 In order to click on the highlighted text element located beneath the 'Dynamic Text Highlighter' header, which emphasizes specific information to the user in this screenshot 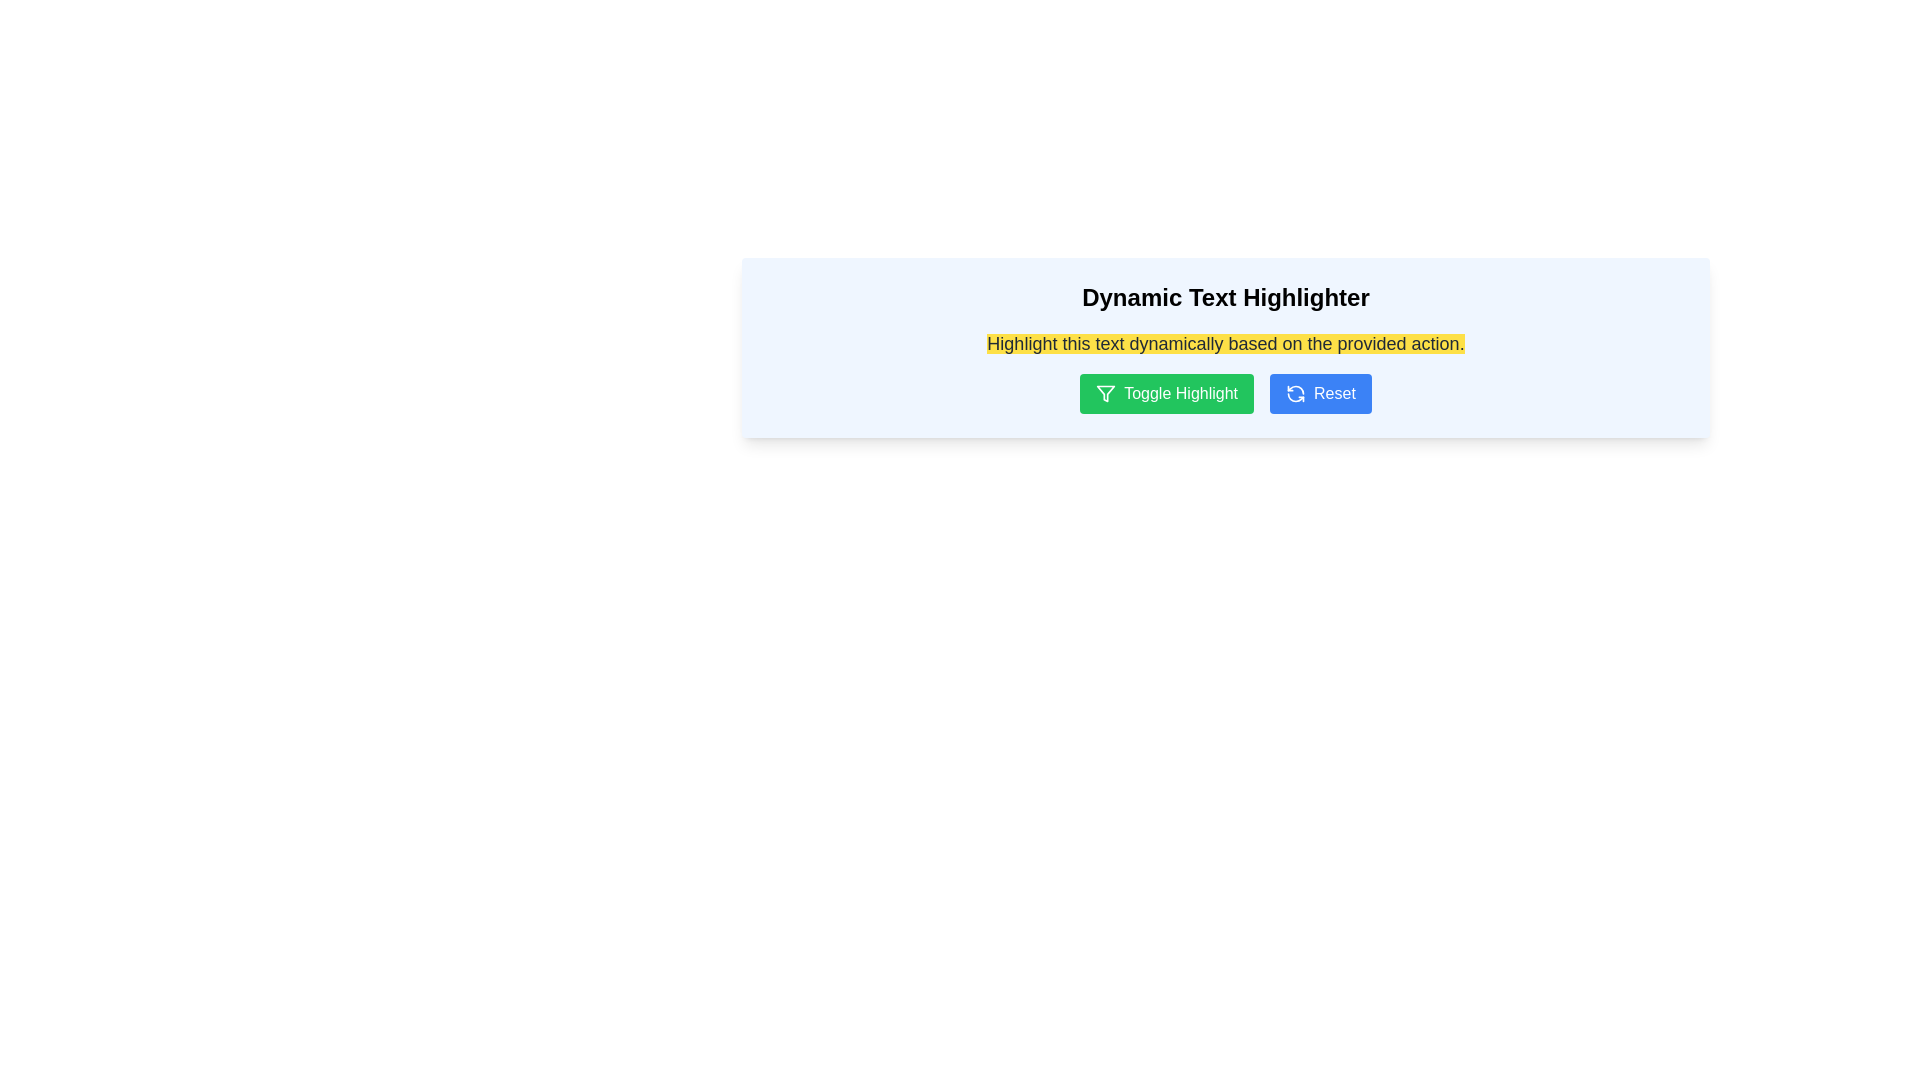, I will do `click(1224, 342)`.